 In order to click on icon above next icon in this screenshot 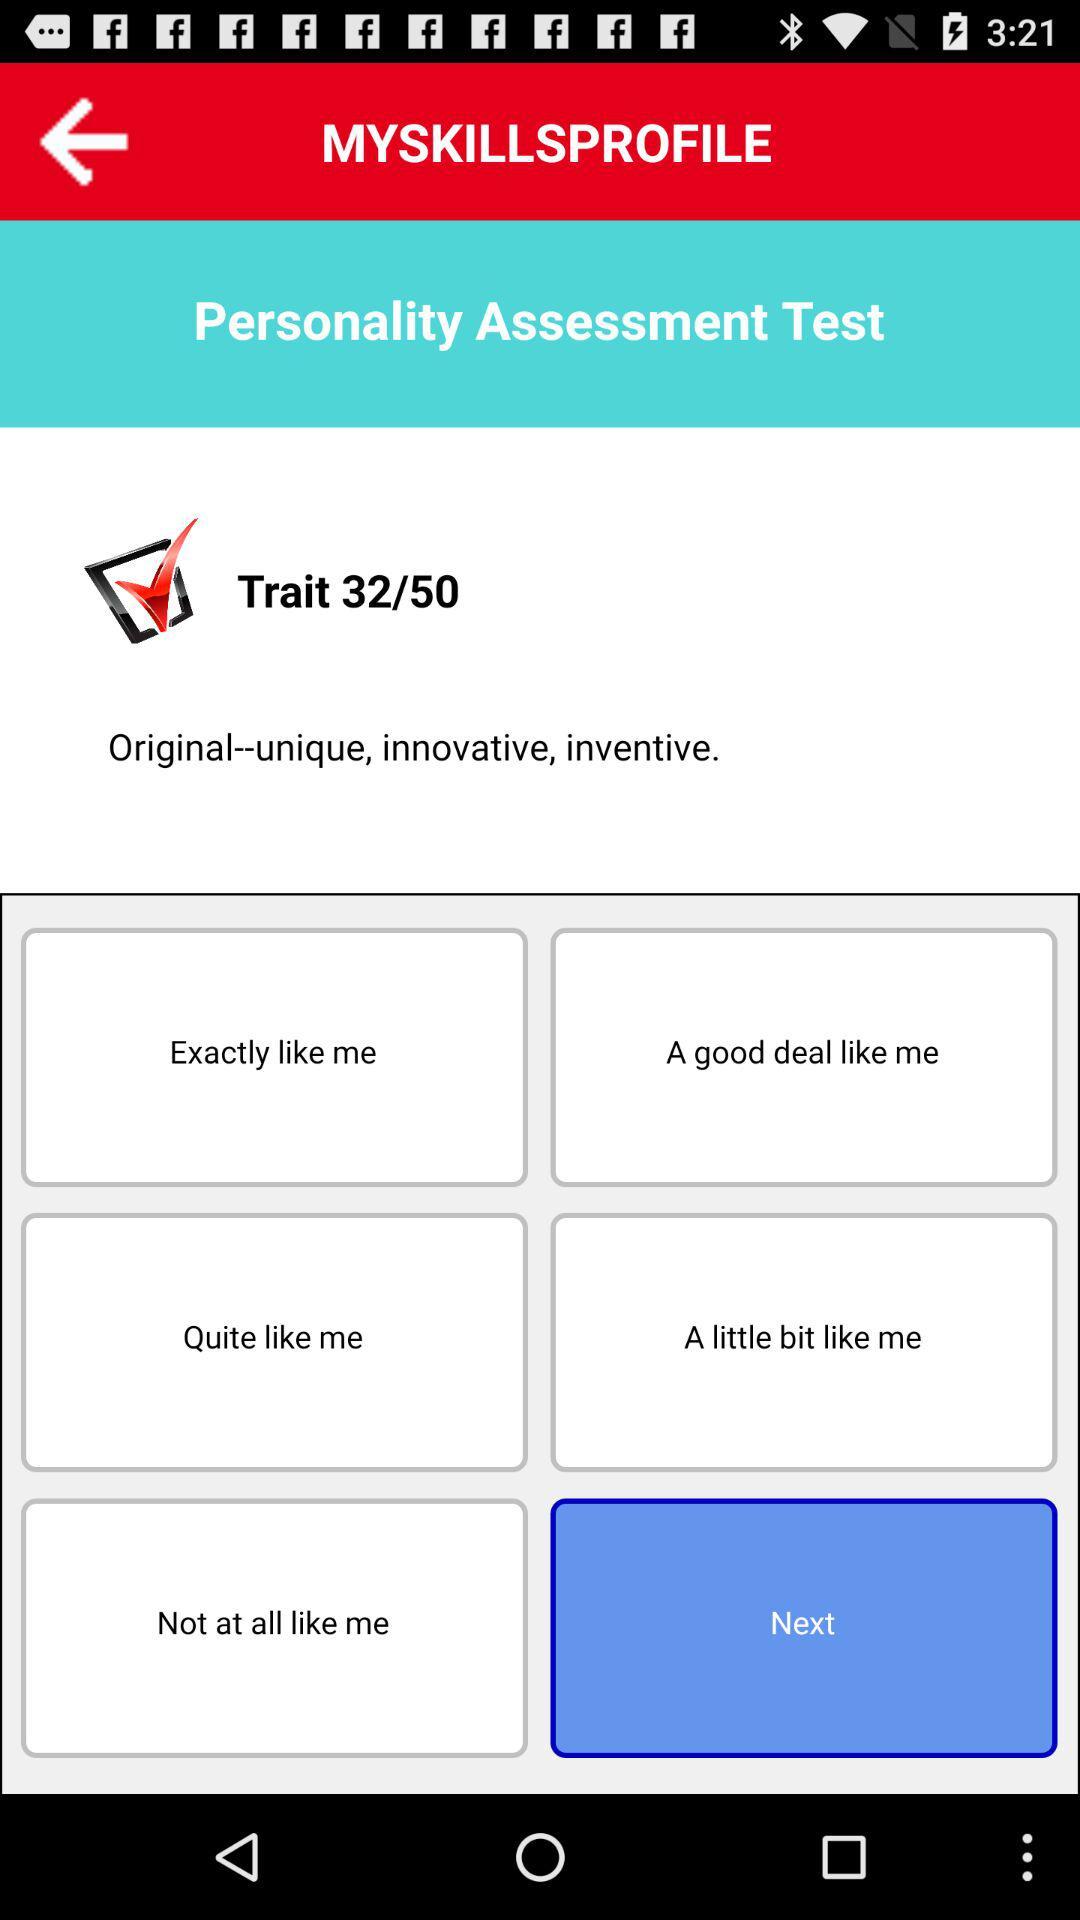, I will do `click(802, 1342)`.